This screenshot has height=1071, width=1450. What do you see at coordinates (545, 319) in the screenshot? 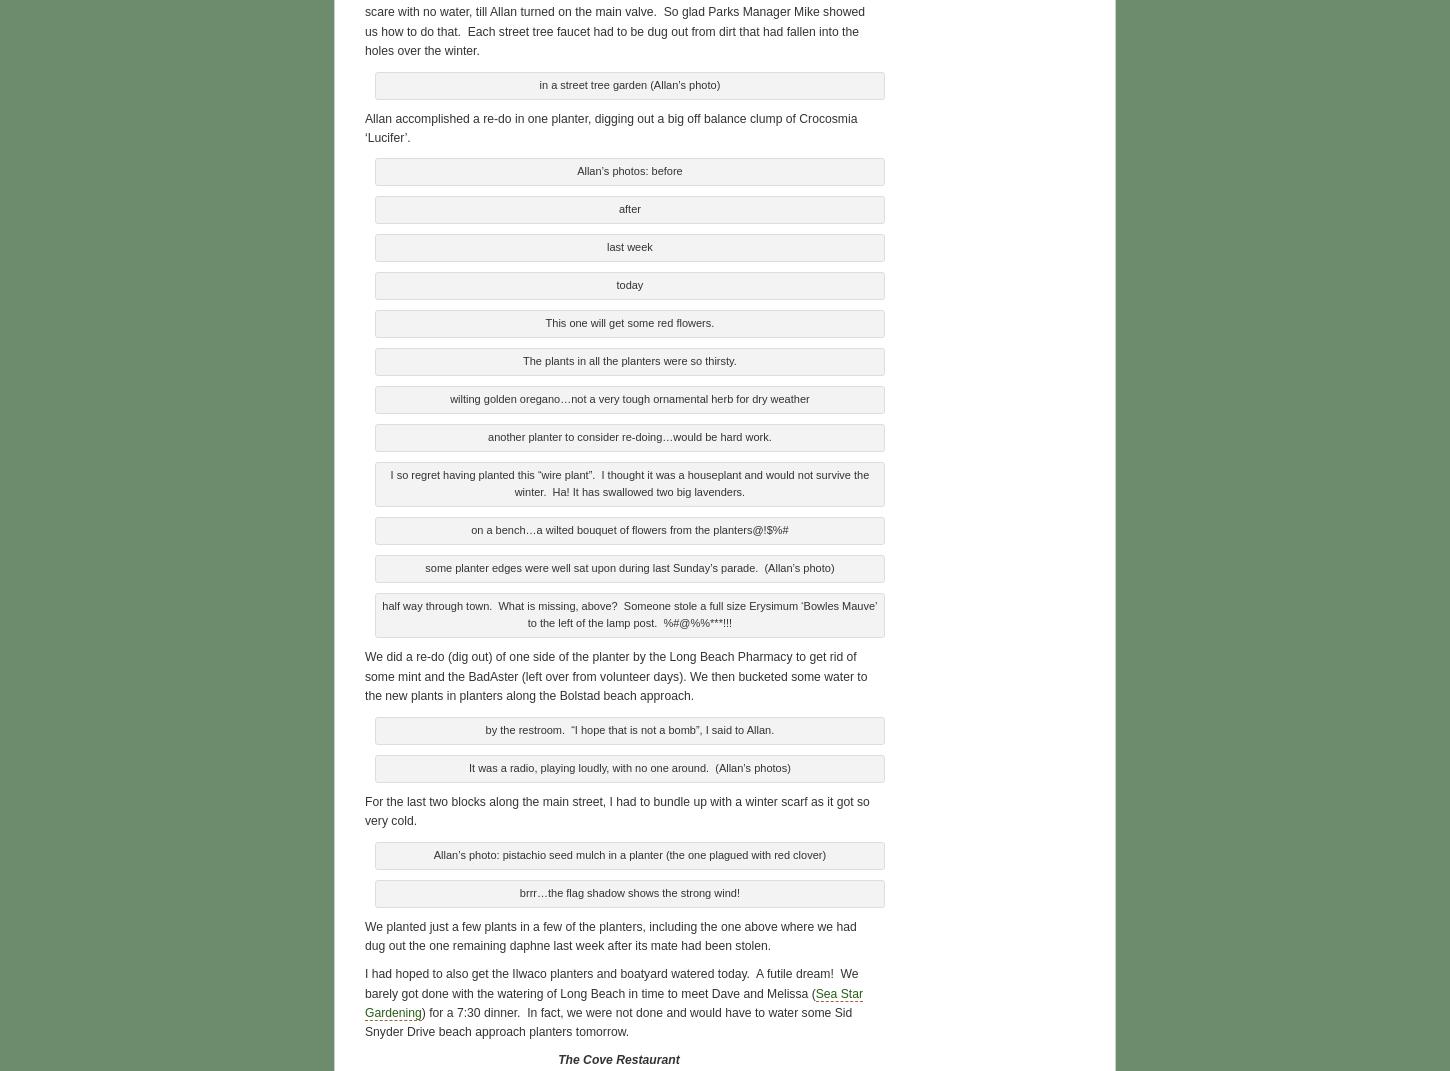
I see `'This one will get some red flowers.'` at bounding box center [545, 319].